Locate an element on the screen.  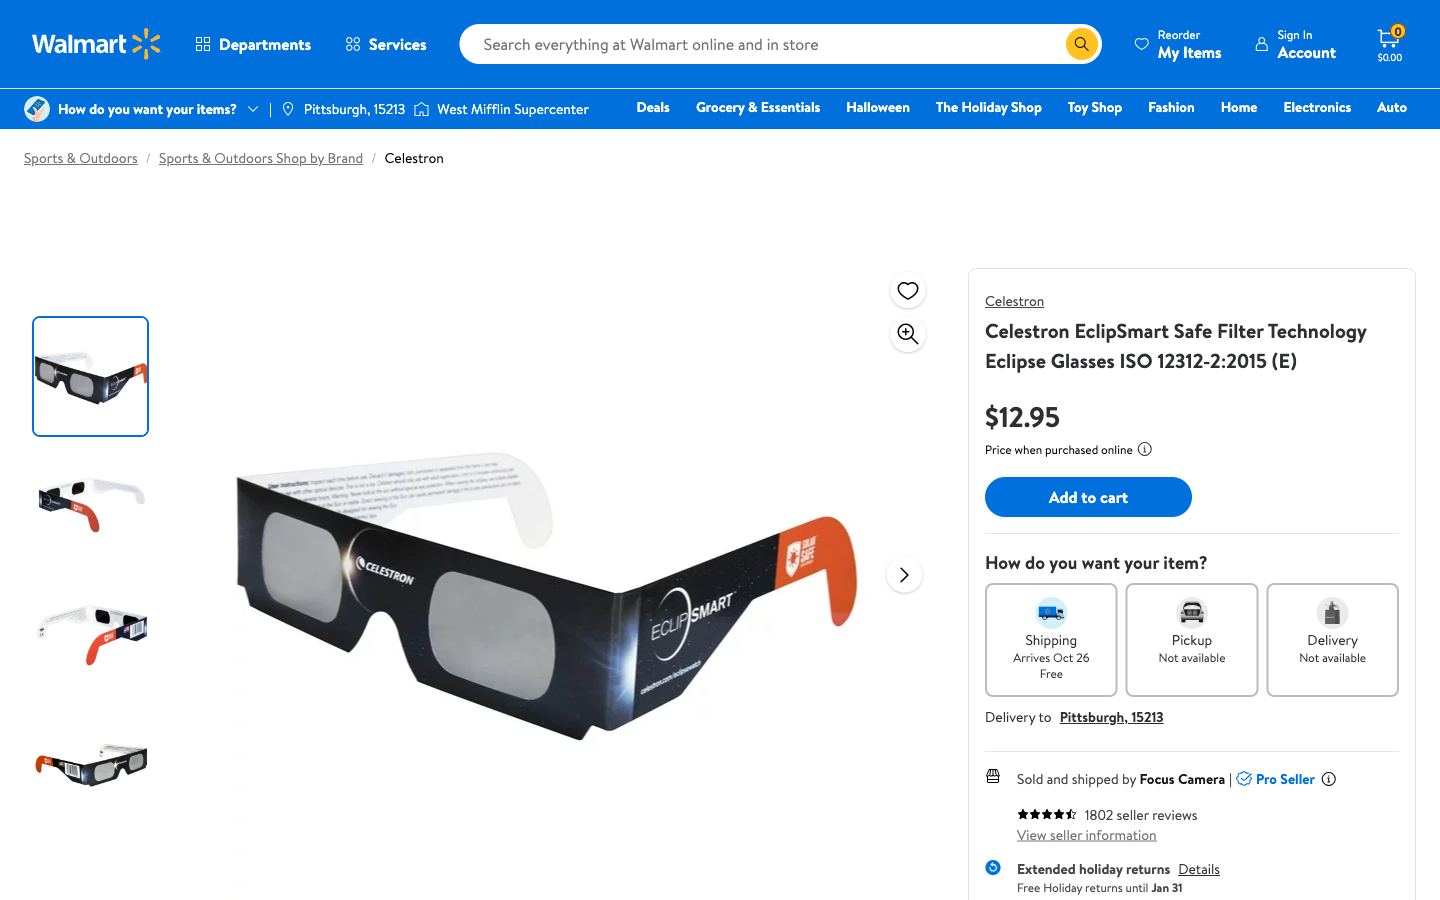
Inspect the return policy of the active item is located at coordinates (1198, 869).